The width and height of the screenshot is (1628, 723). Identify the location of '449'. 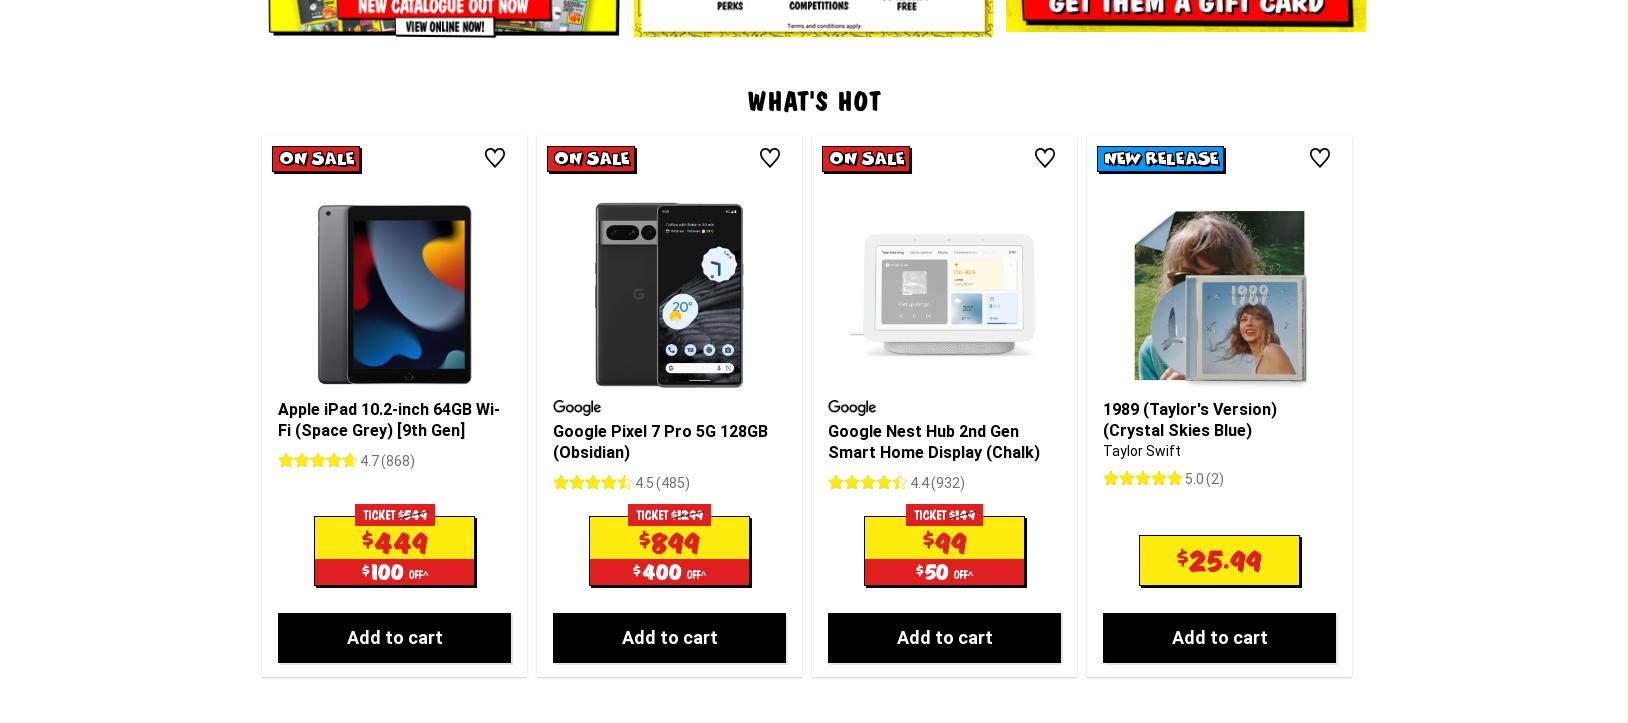
(399, 374).